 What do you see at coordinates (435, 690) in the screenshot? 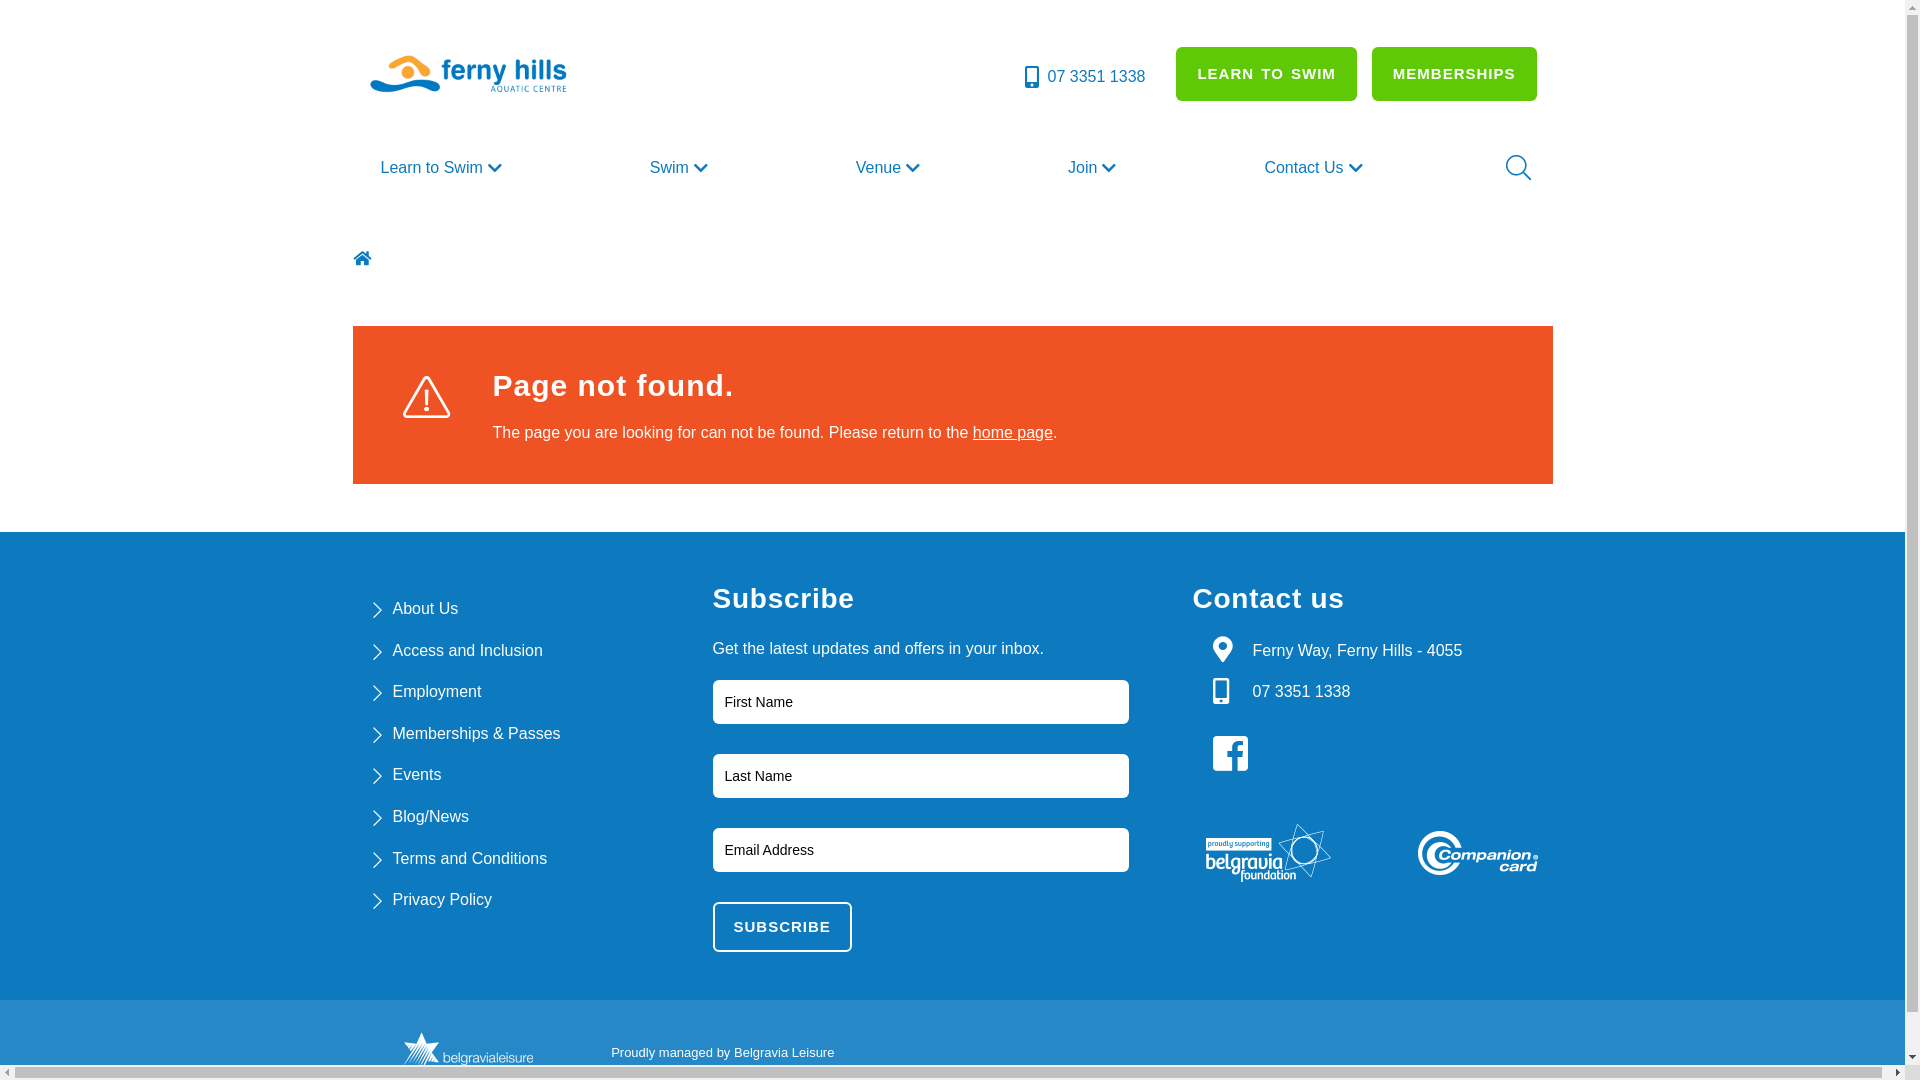
I see `'Employment'` at bounding box center [435, 690].